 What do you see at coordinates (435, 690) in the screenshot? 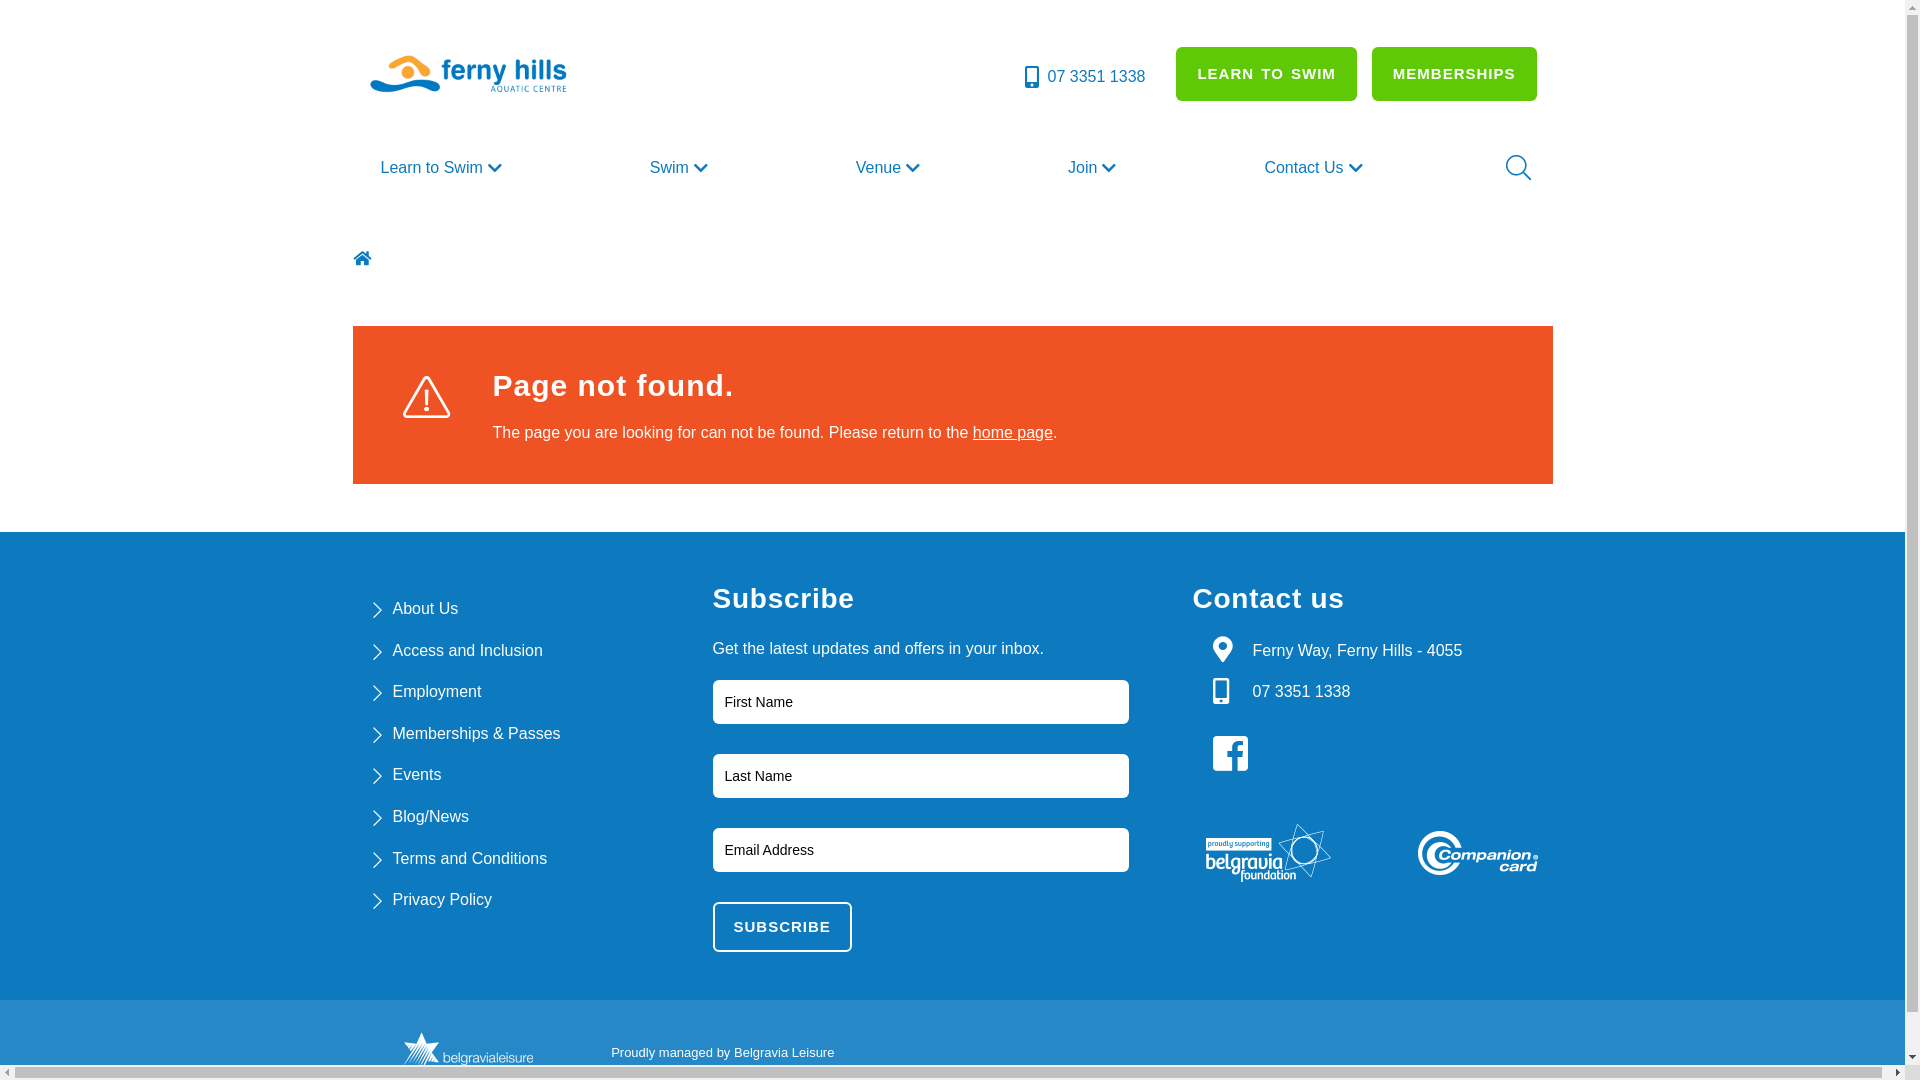
I see `'Employment'` at bounding box center [435, 690].